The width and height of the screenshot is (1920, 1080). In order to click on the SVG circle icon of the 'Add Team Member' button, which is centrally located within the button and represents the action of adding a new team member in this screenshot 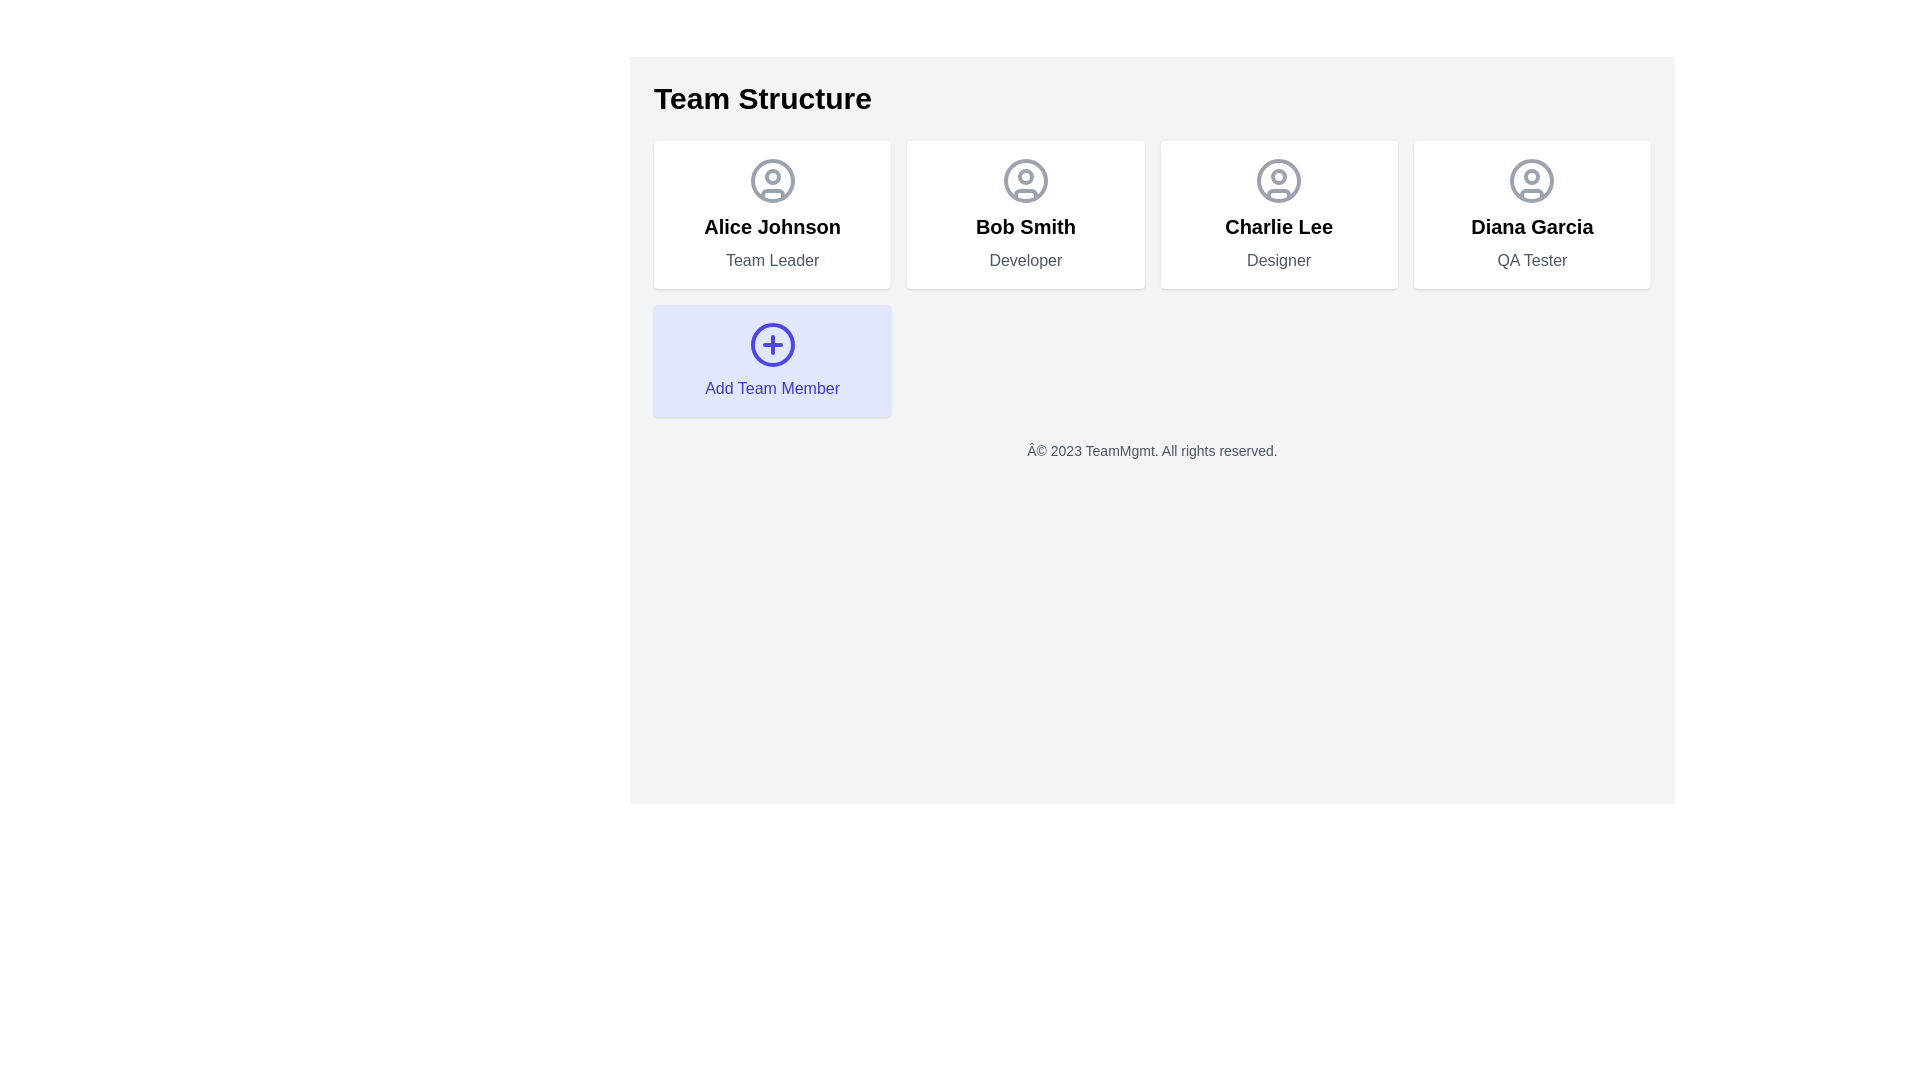, I will do `click(771, 343)`.